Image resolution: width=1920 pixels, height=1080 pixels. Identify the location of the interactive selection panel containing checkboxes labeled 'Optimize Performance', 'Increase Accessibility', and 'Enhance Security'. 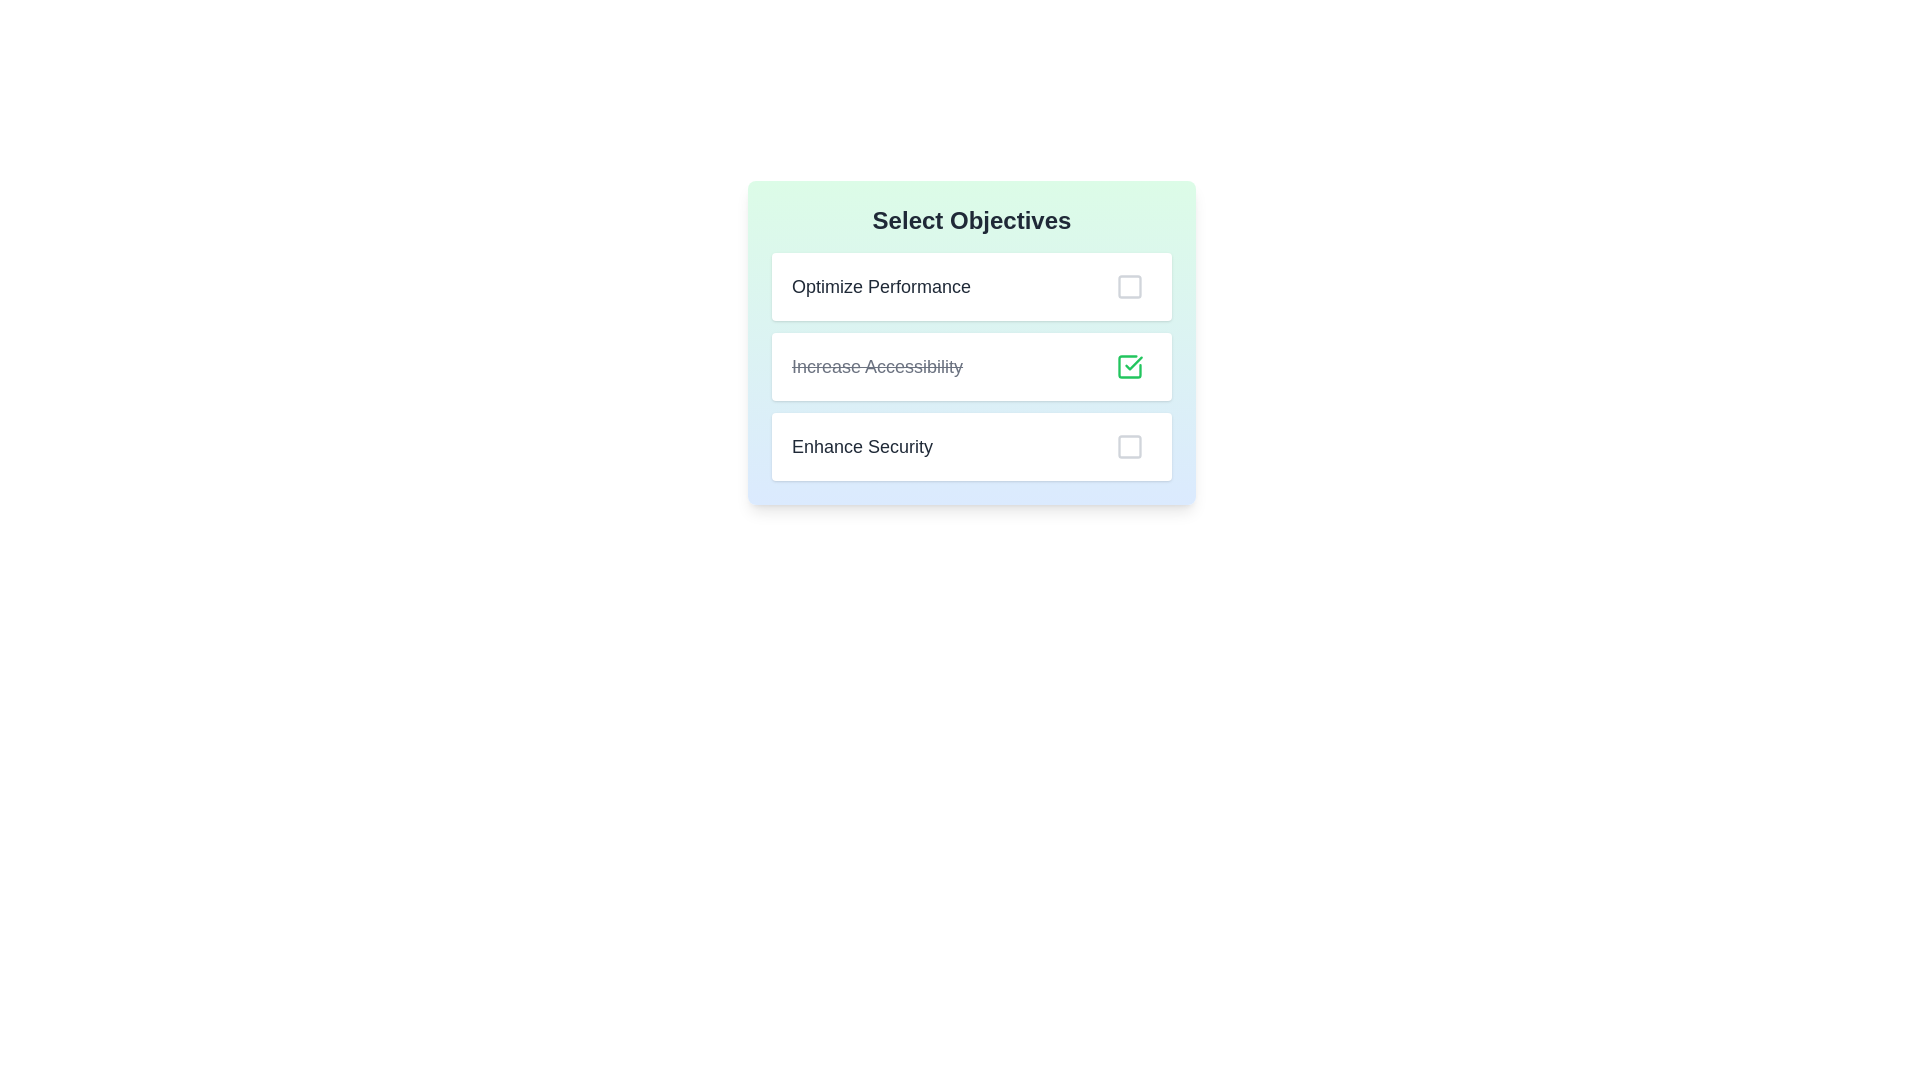
(971, 342).